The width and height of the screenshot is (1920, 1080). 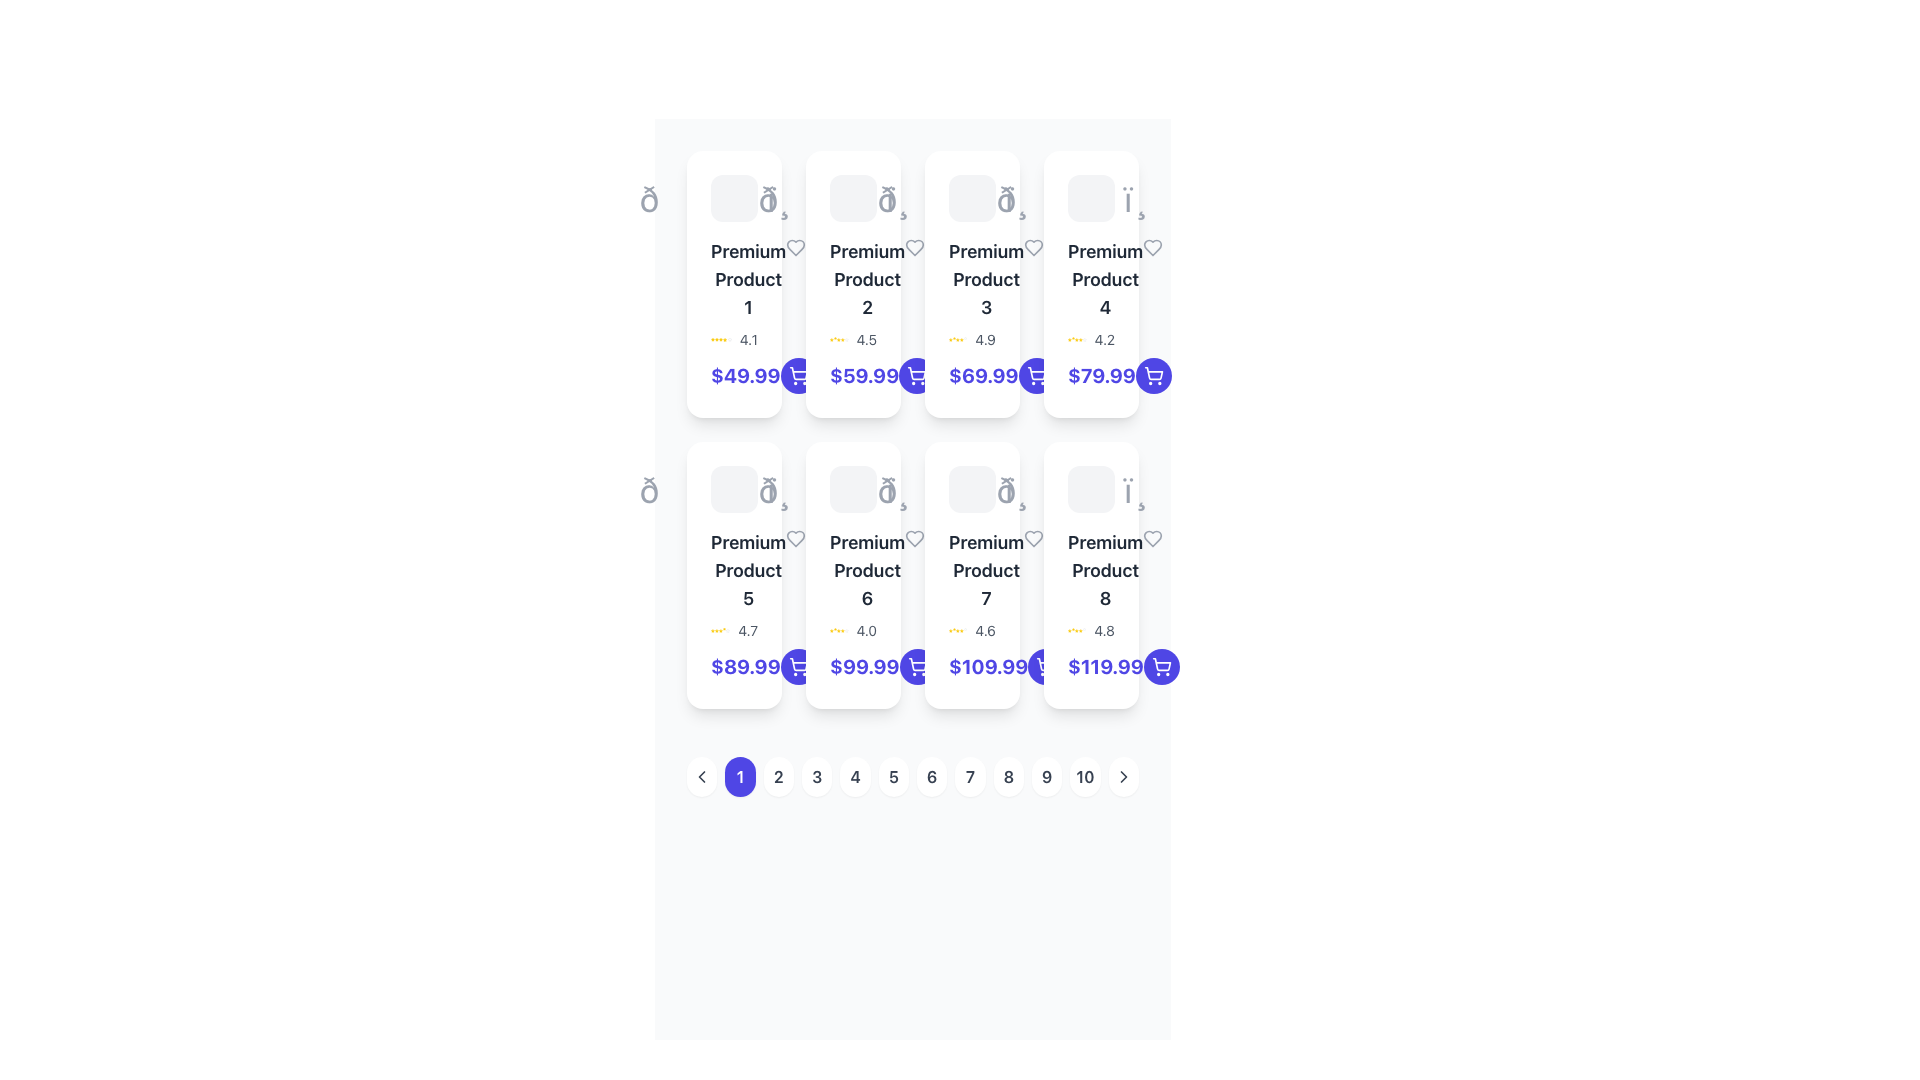 What do you see at coordinates (1033, 538) in the screenshot?
I see `the icon button located at the top-right side of the product card labeled 'Premium Product 7'` at bounding box center [1033, 538].